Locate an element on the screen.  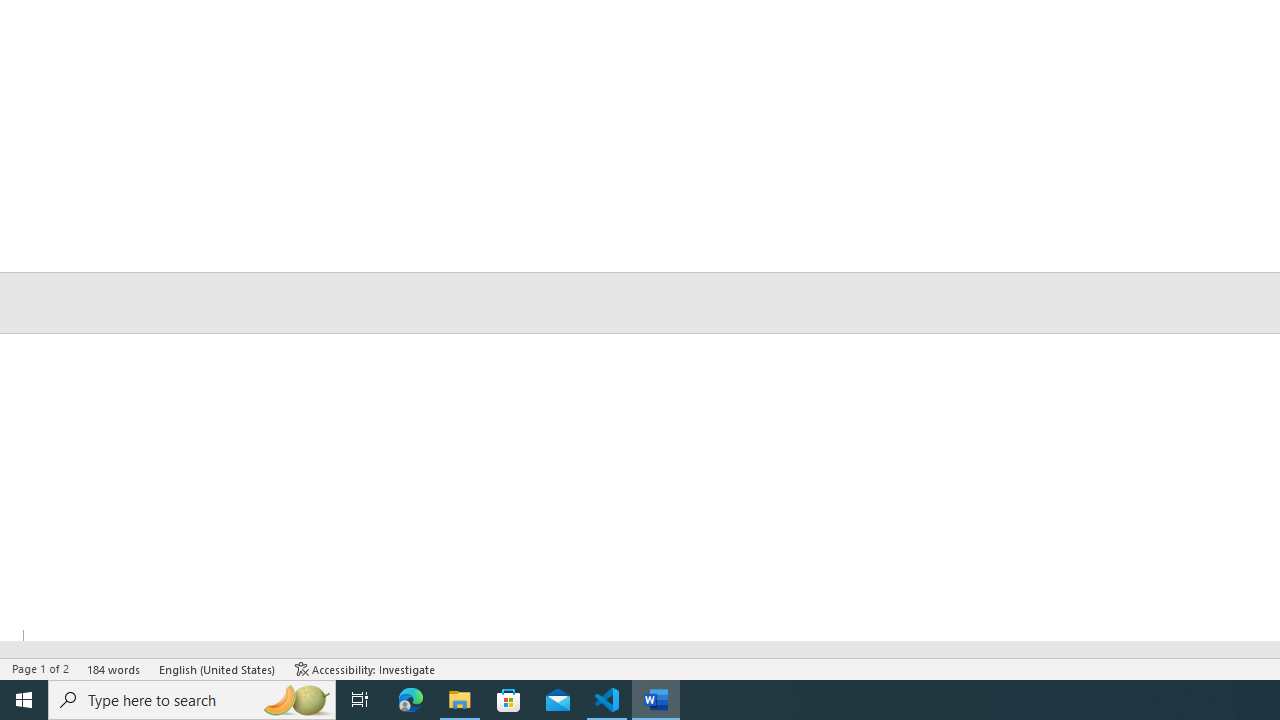
'Visual Studio Code - 1 running window' is located at coordinates (606, 698).